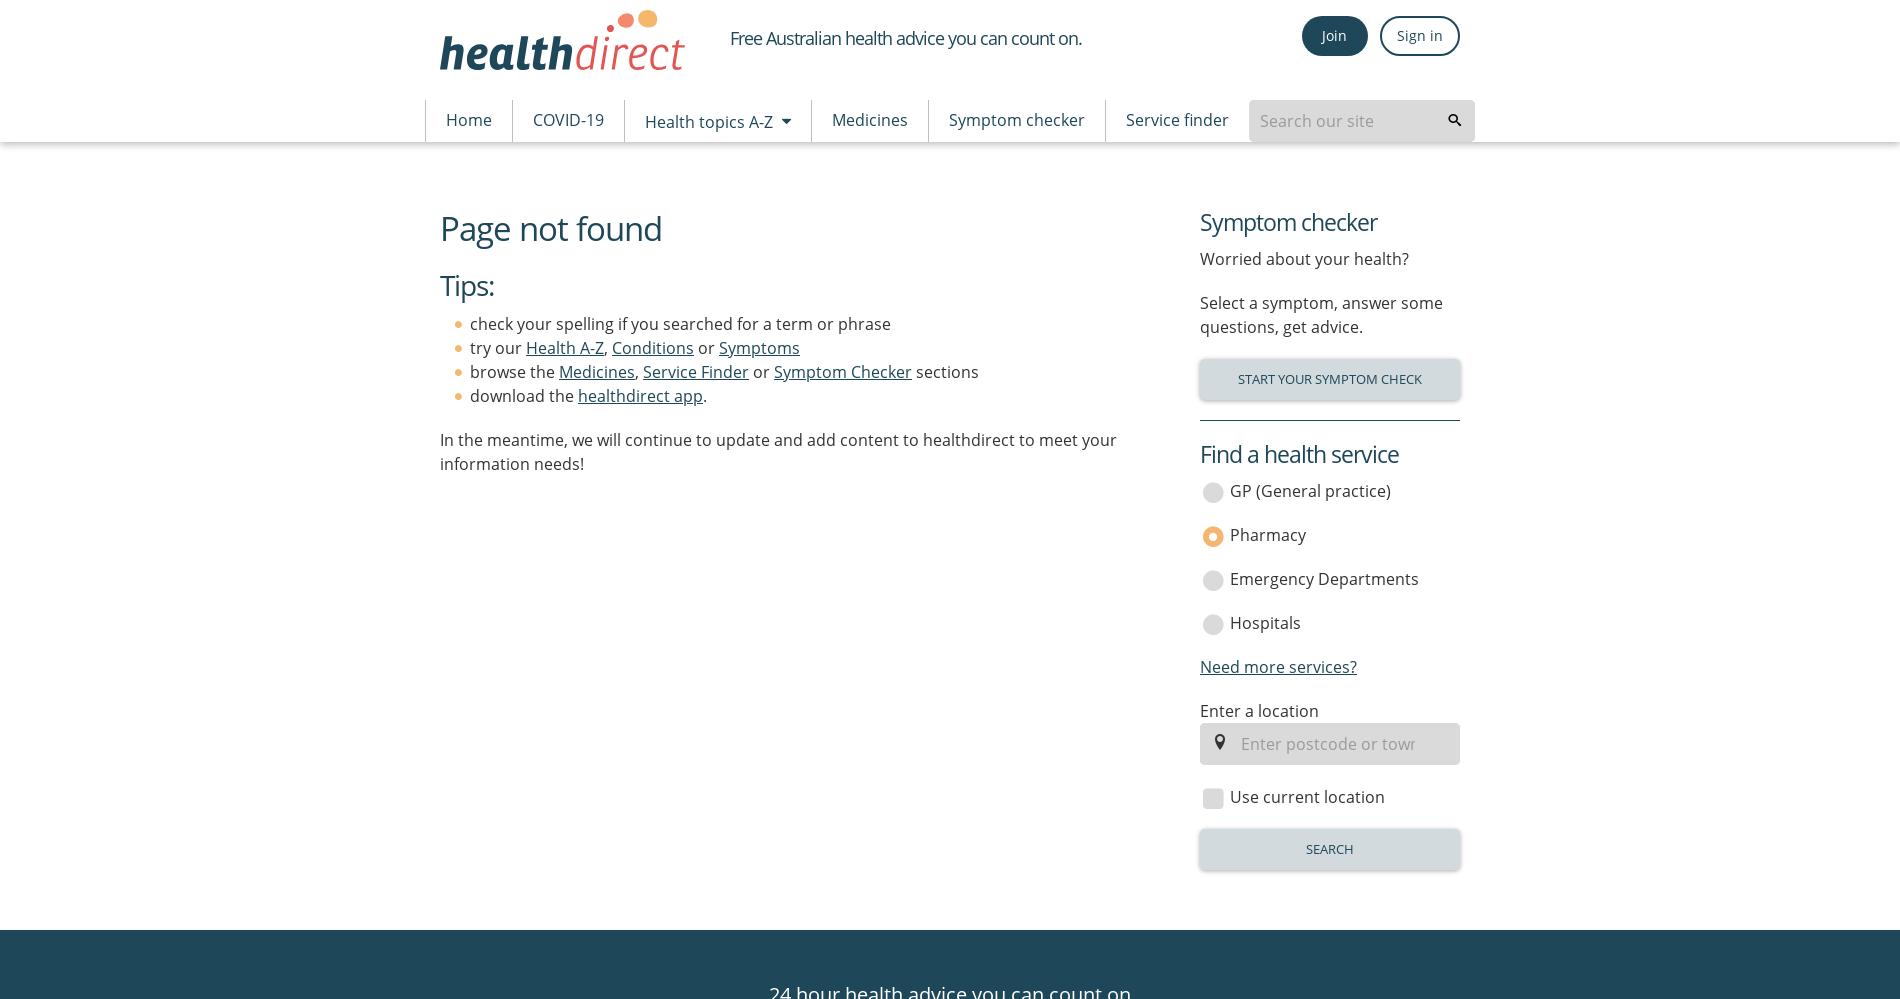  Describe the element at coordinates (645, 120) in the screenshot. I see `'Health topics A-Z'` at that location.